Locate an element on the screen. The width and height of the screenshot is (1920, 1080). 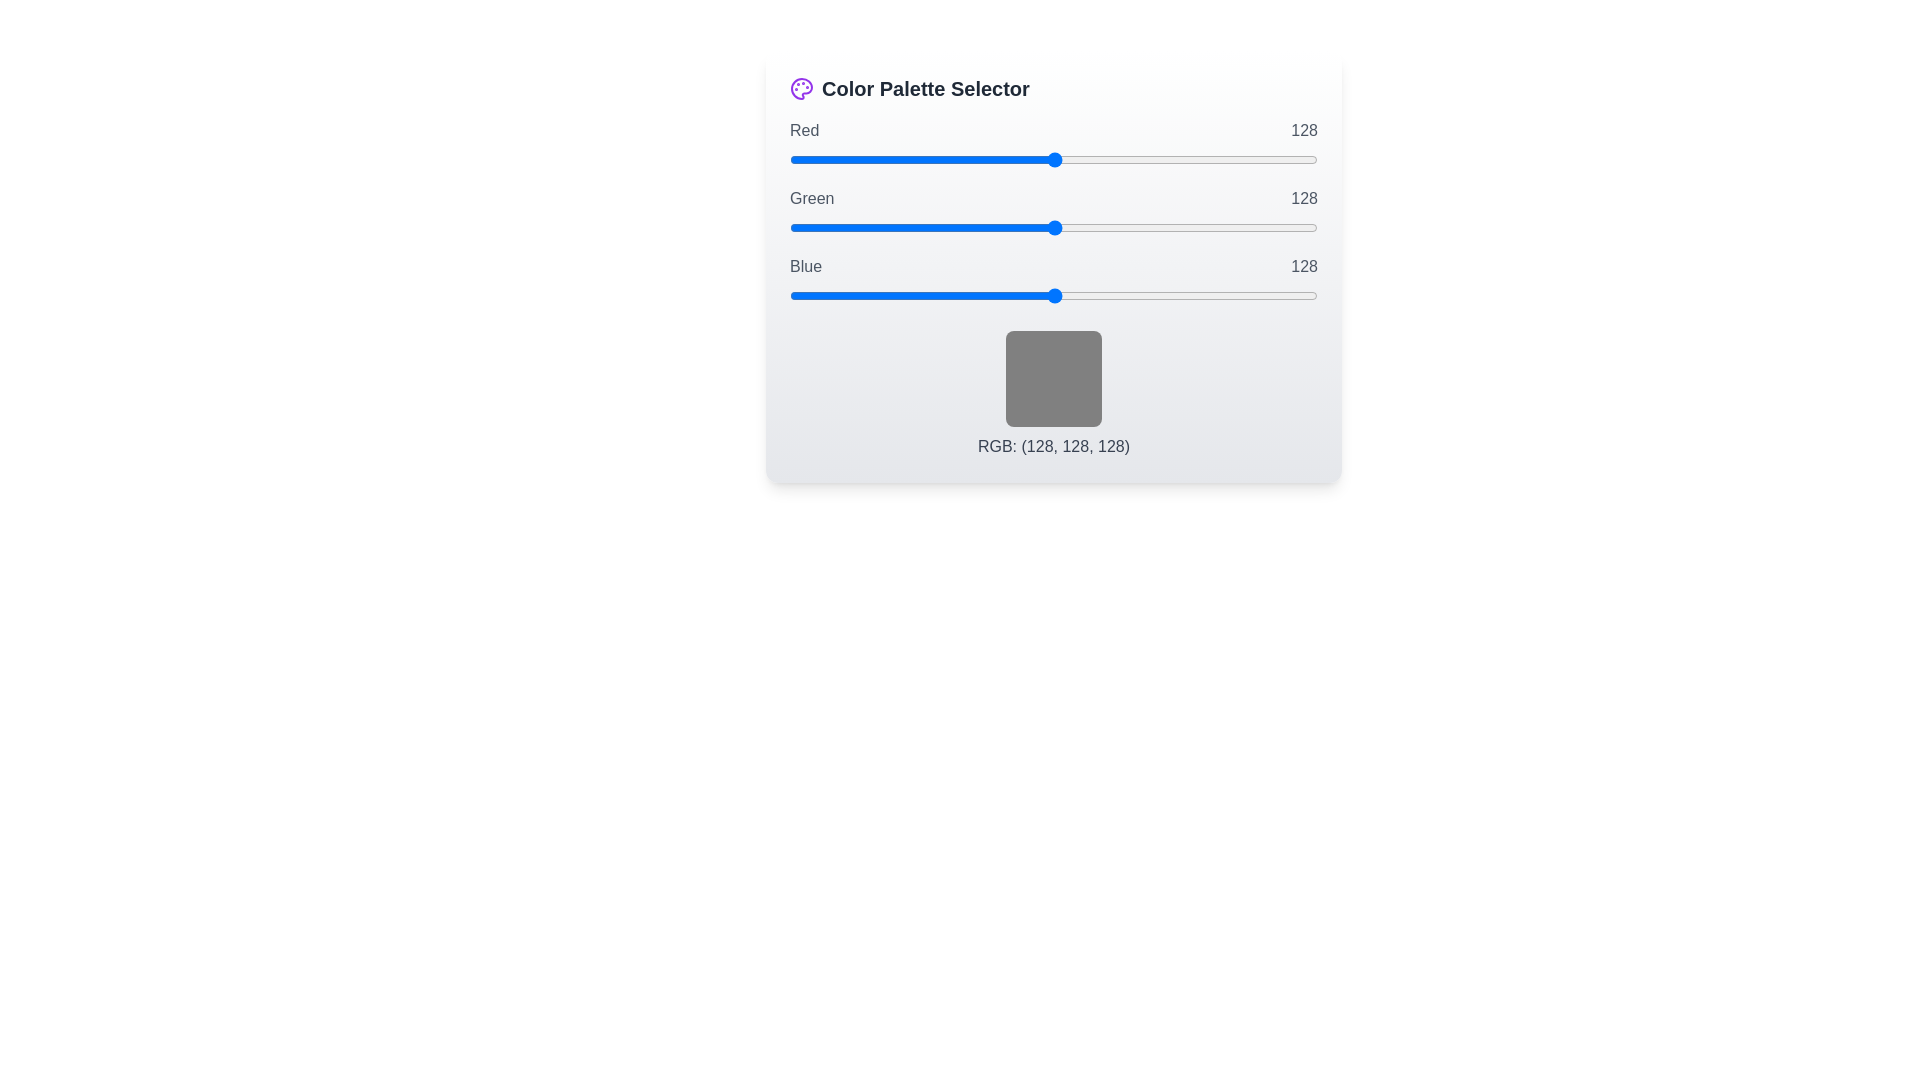
the red slider to set its value to 198 is located at coordinates (1200, 158).